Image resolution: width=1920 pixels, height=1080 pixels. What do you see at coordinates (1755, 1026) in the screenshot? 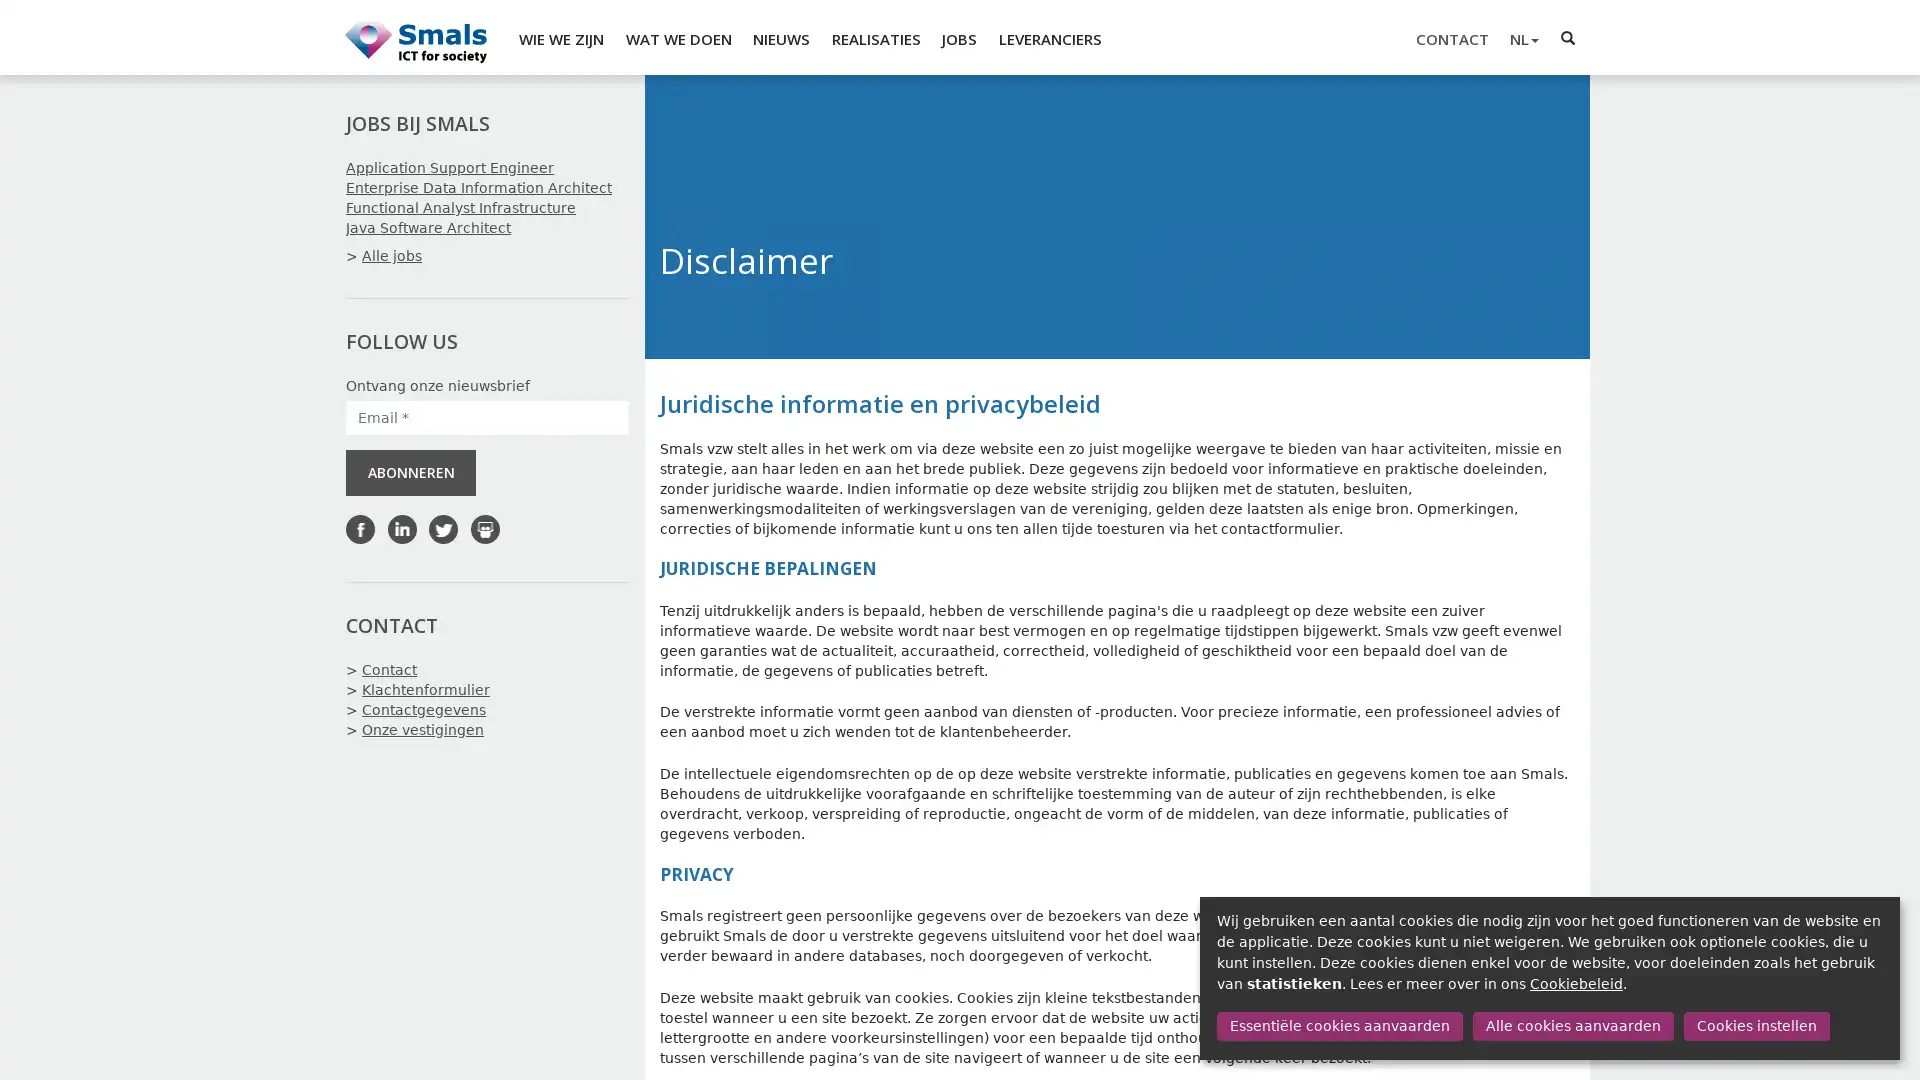
I see `Cookies instellen` at bounding box center [1755, 1026].